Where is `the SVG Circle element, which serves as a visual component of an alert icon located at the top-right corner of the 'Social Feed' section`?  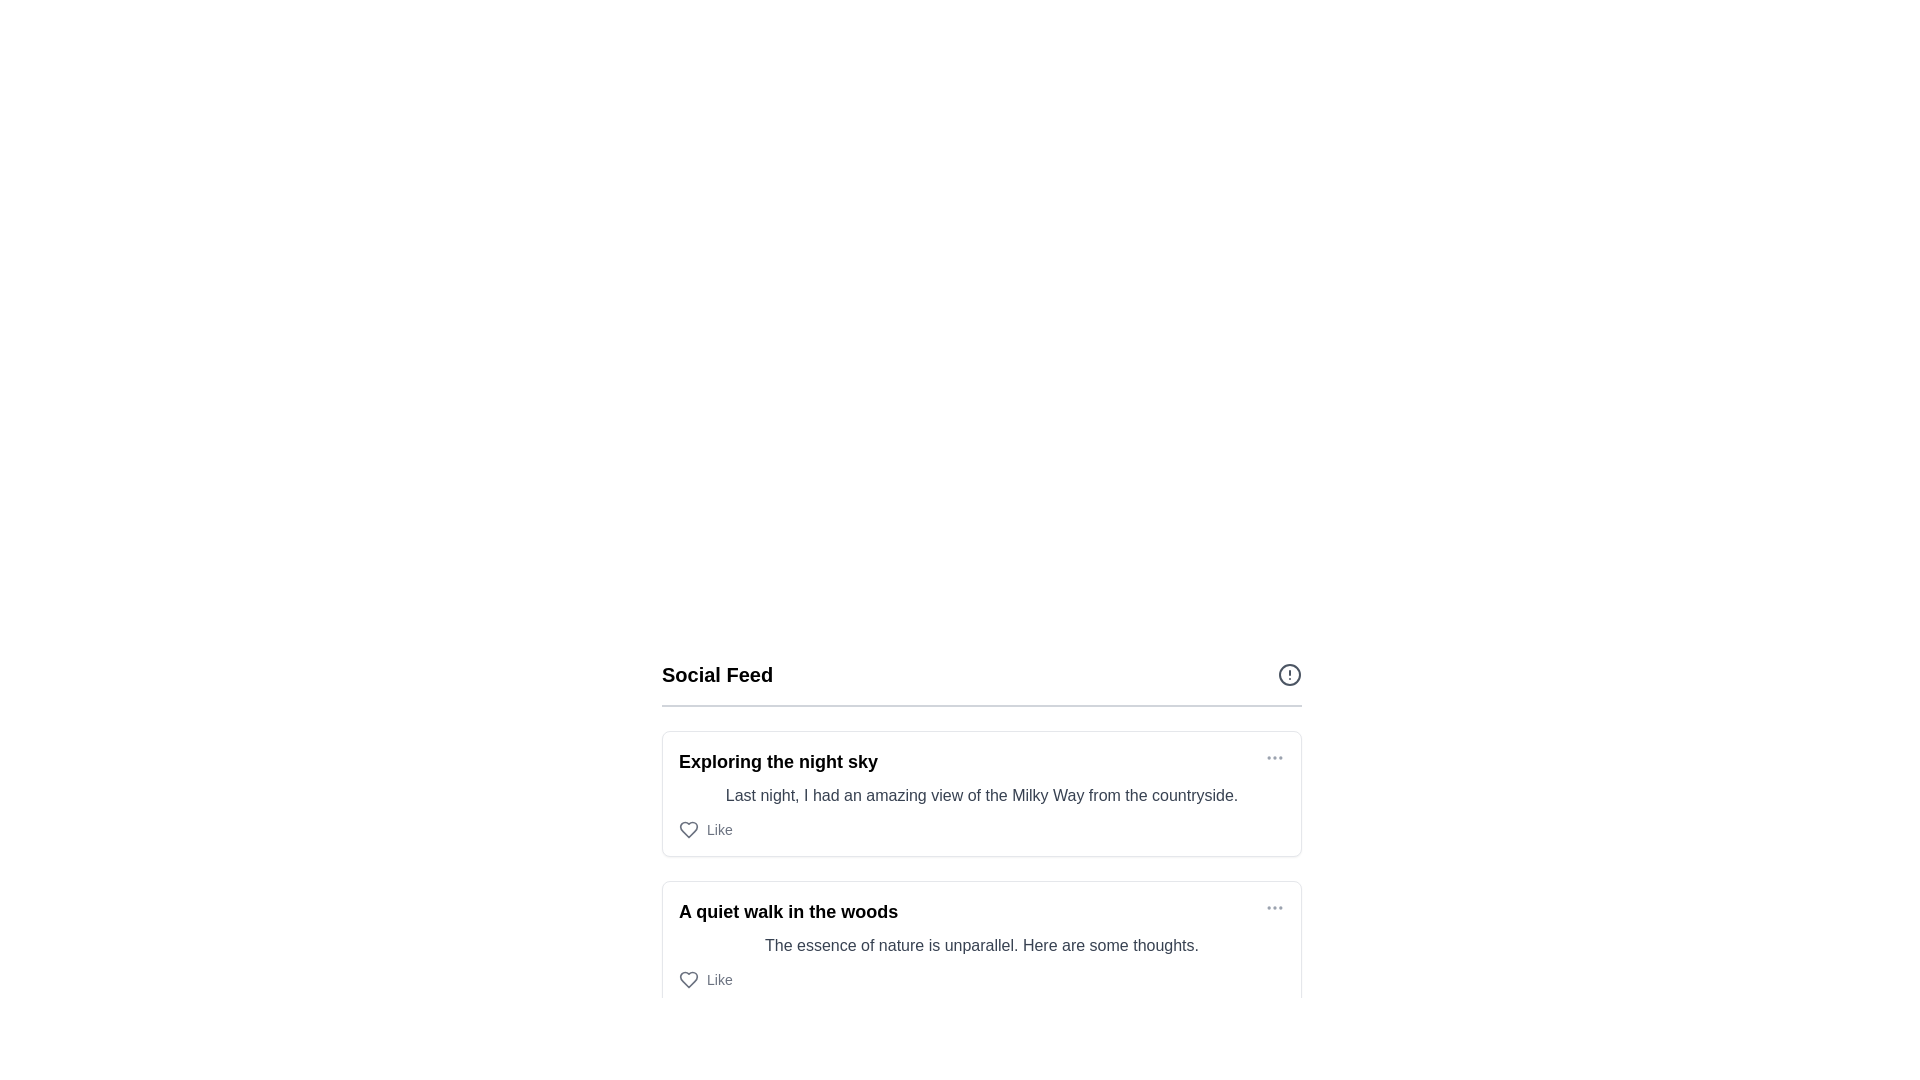 the SVG Circle element, which serves as a visual component of an alert icon located at the top-right corner of the 'Social Feed' section is located at coordinates (1290, 675).